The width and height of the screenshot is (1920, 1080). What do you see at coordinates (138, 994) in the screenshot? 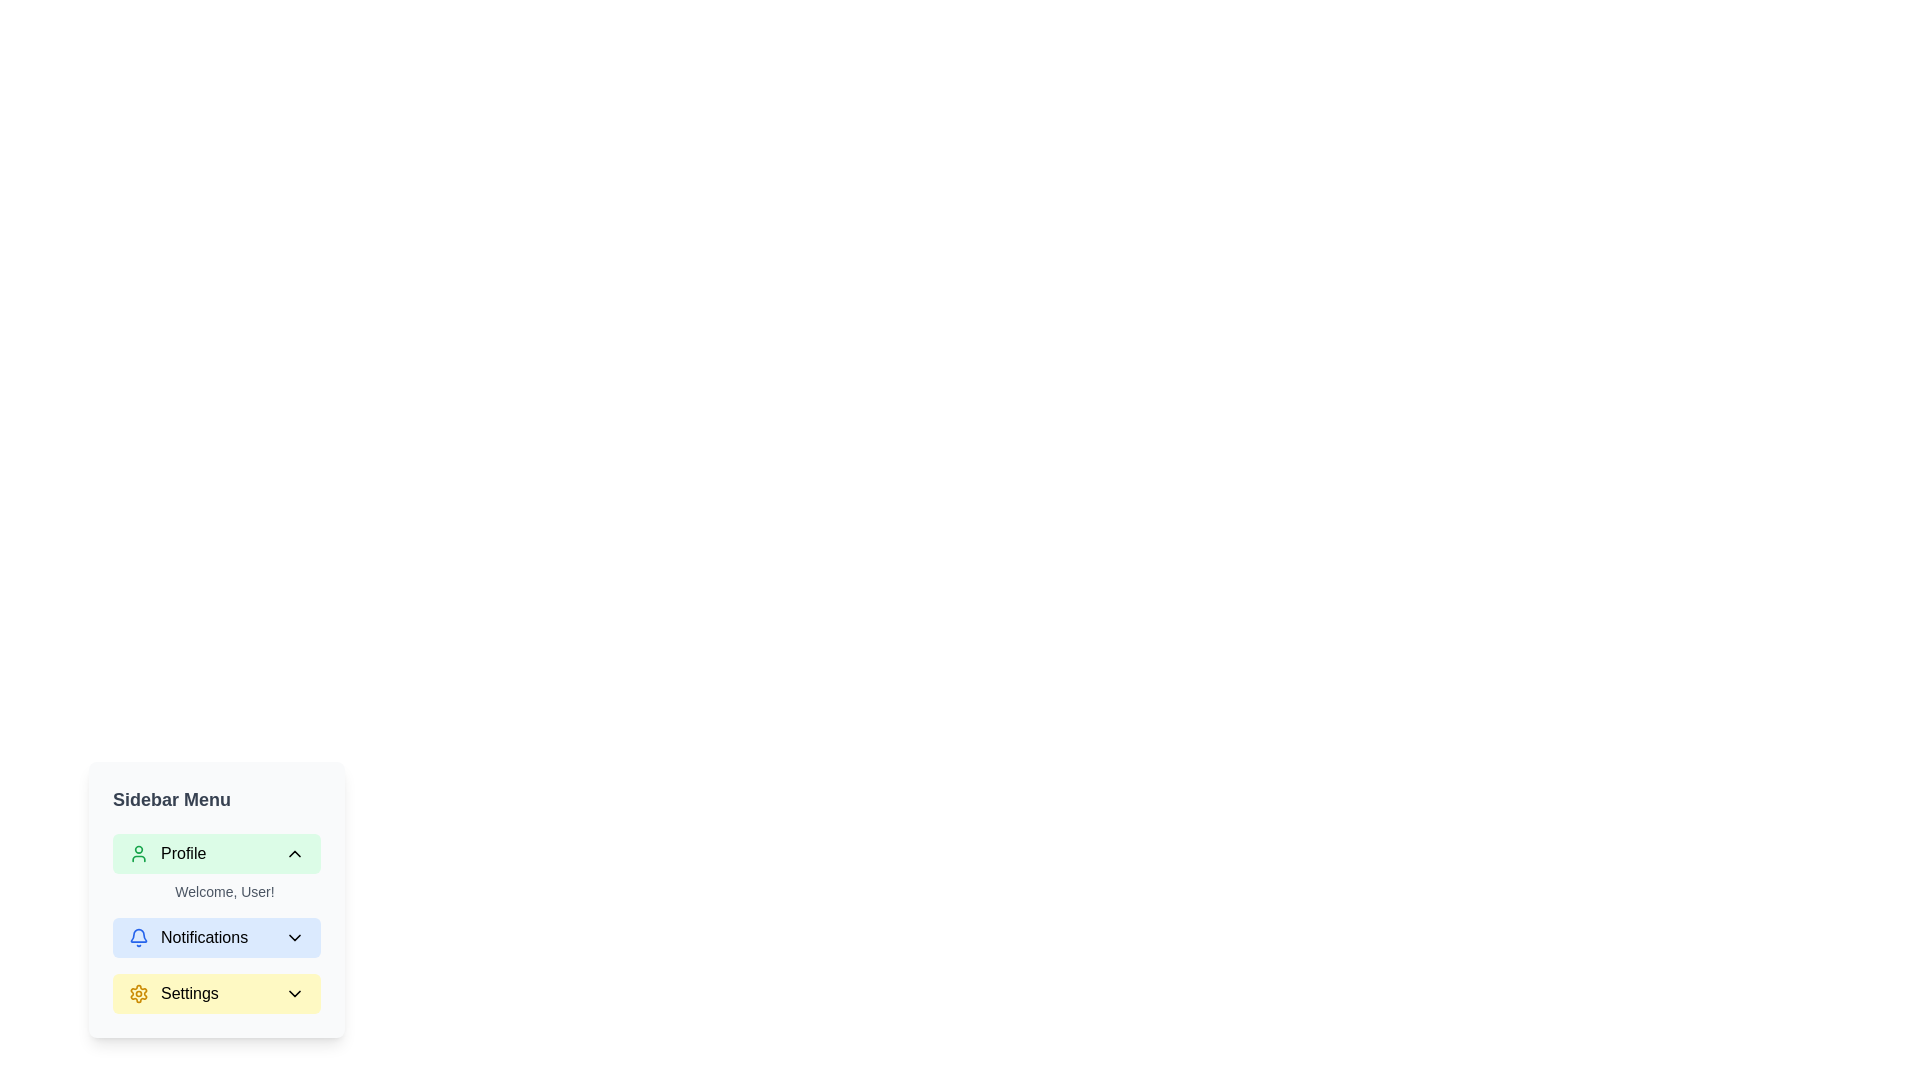
I see `the 'Settings' icon located in the bottom section of the sidebar menu` at bounding box center [138, 994].